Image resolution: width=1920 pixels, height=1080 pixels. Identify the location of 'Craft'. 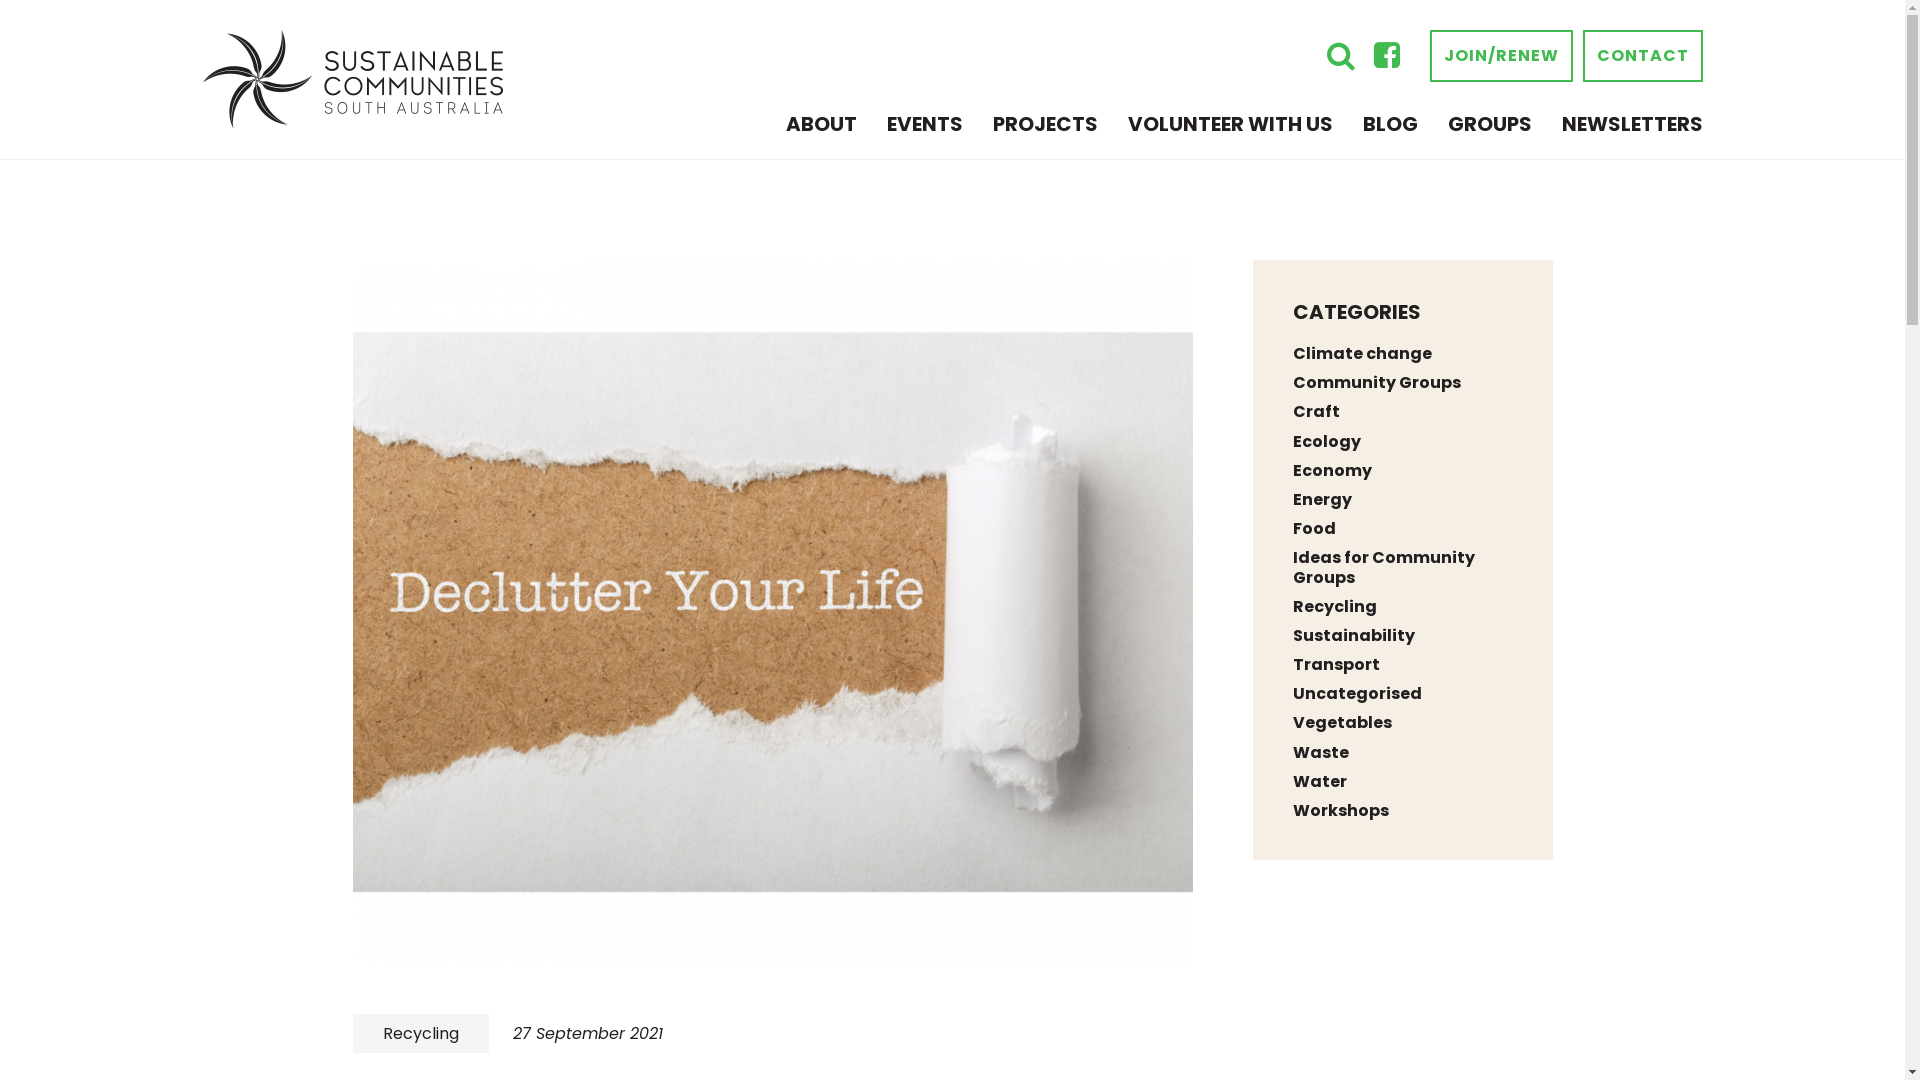
(1315, 410).